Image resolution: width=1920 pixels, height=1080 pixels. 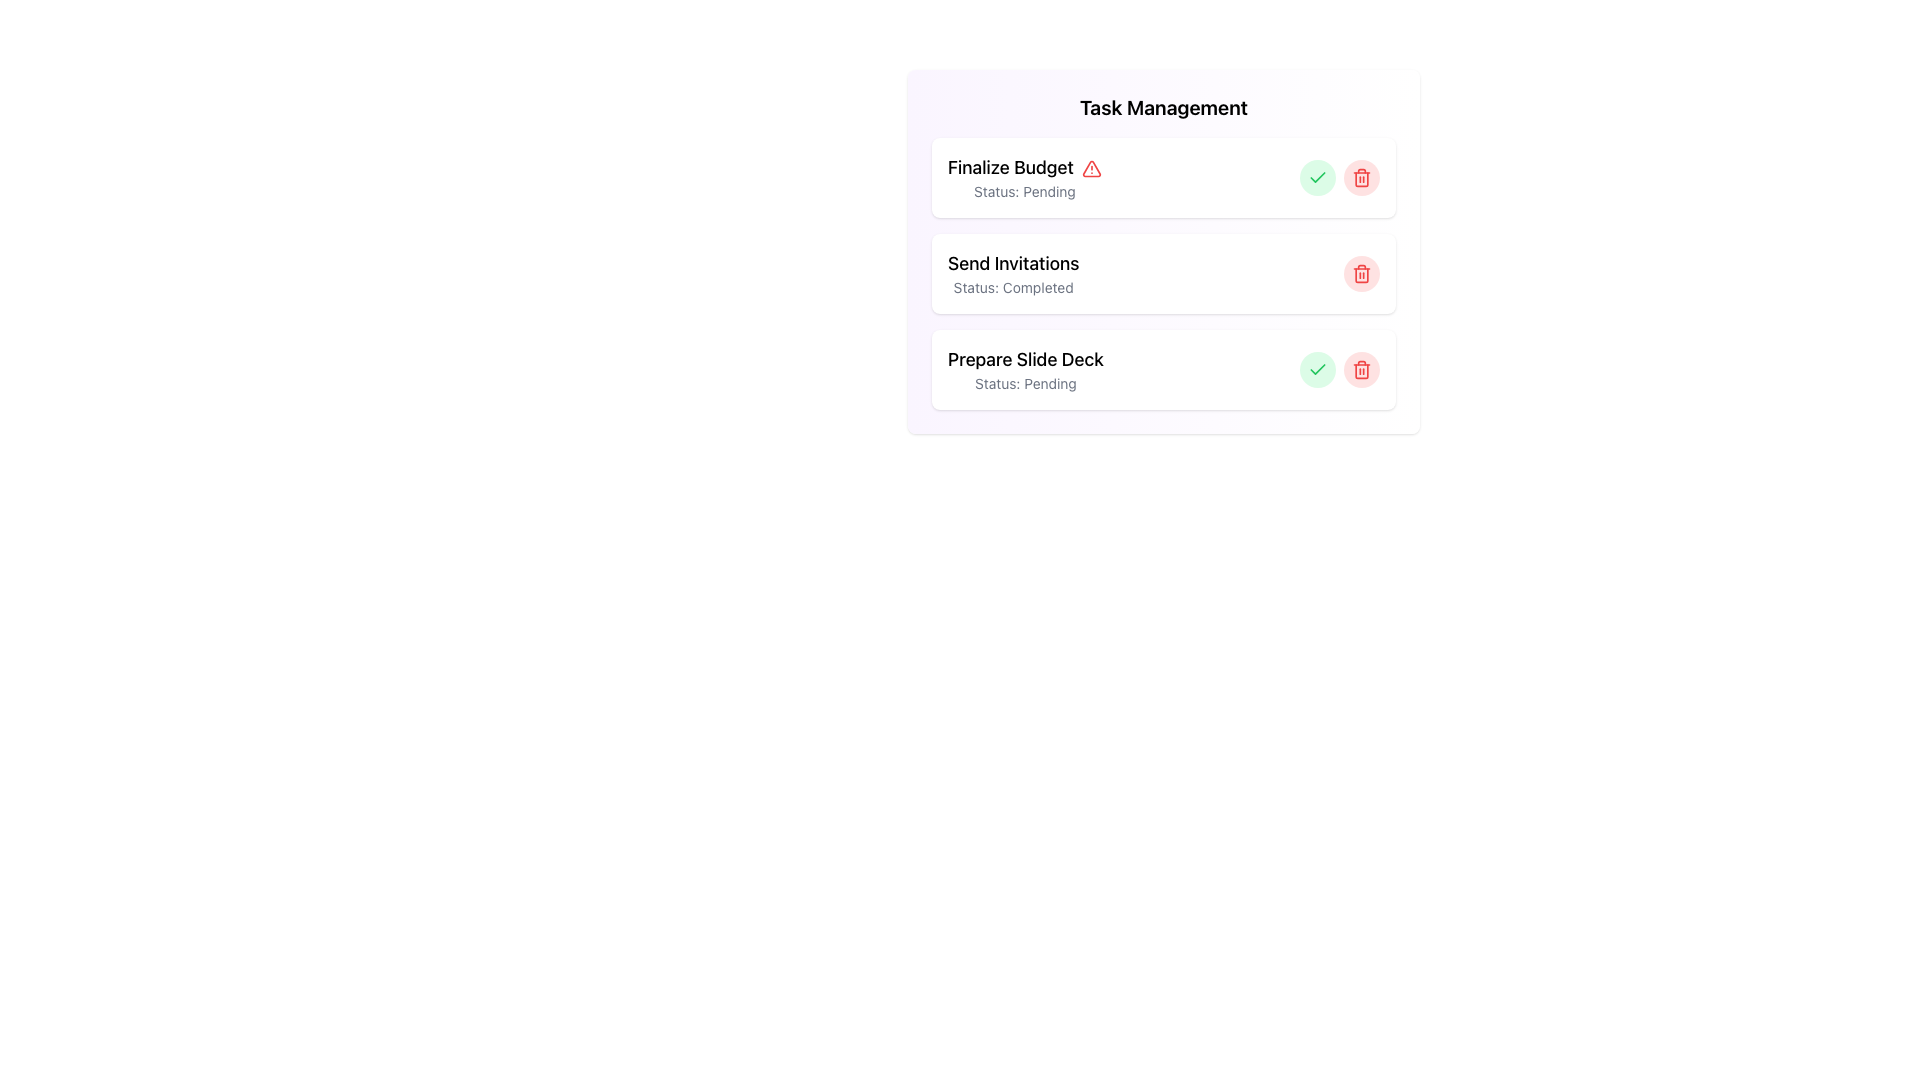 I want to click on the rounded red button with a trash can icon located at the far right of the task management section, so click(x=1361, y=176).